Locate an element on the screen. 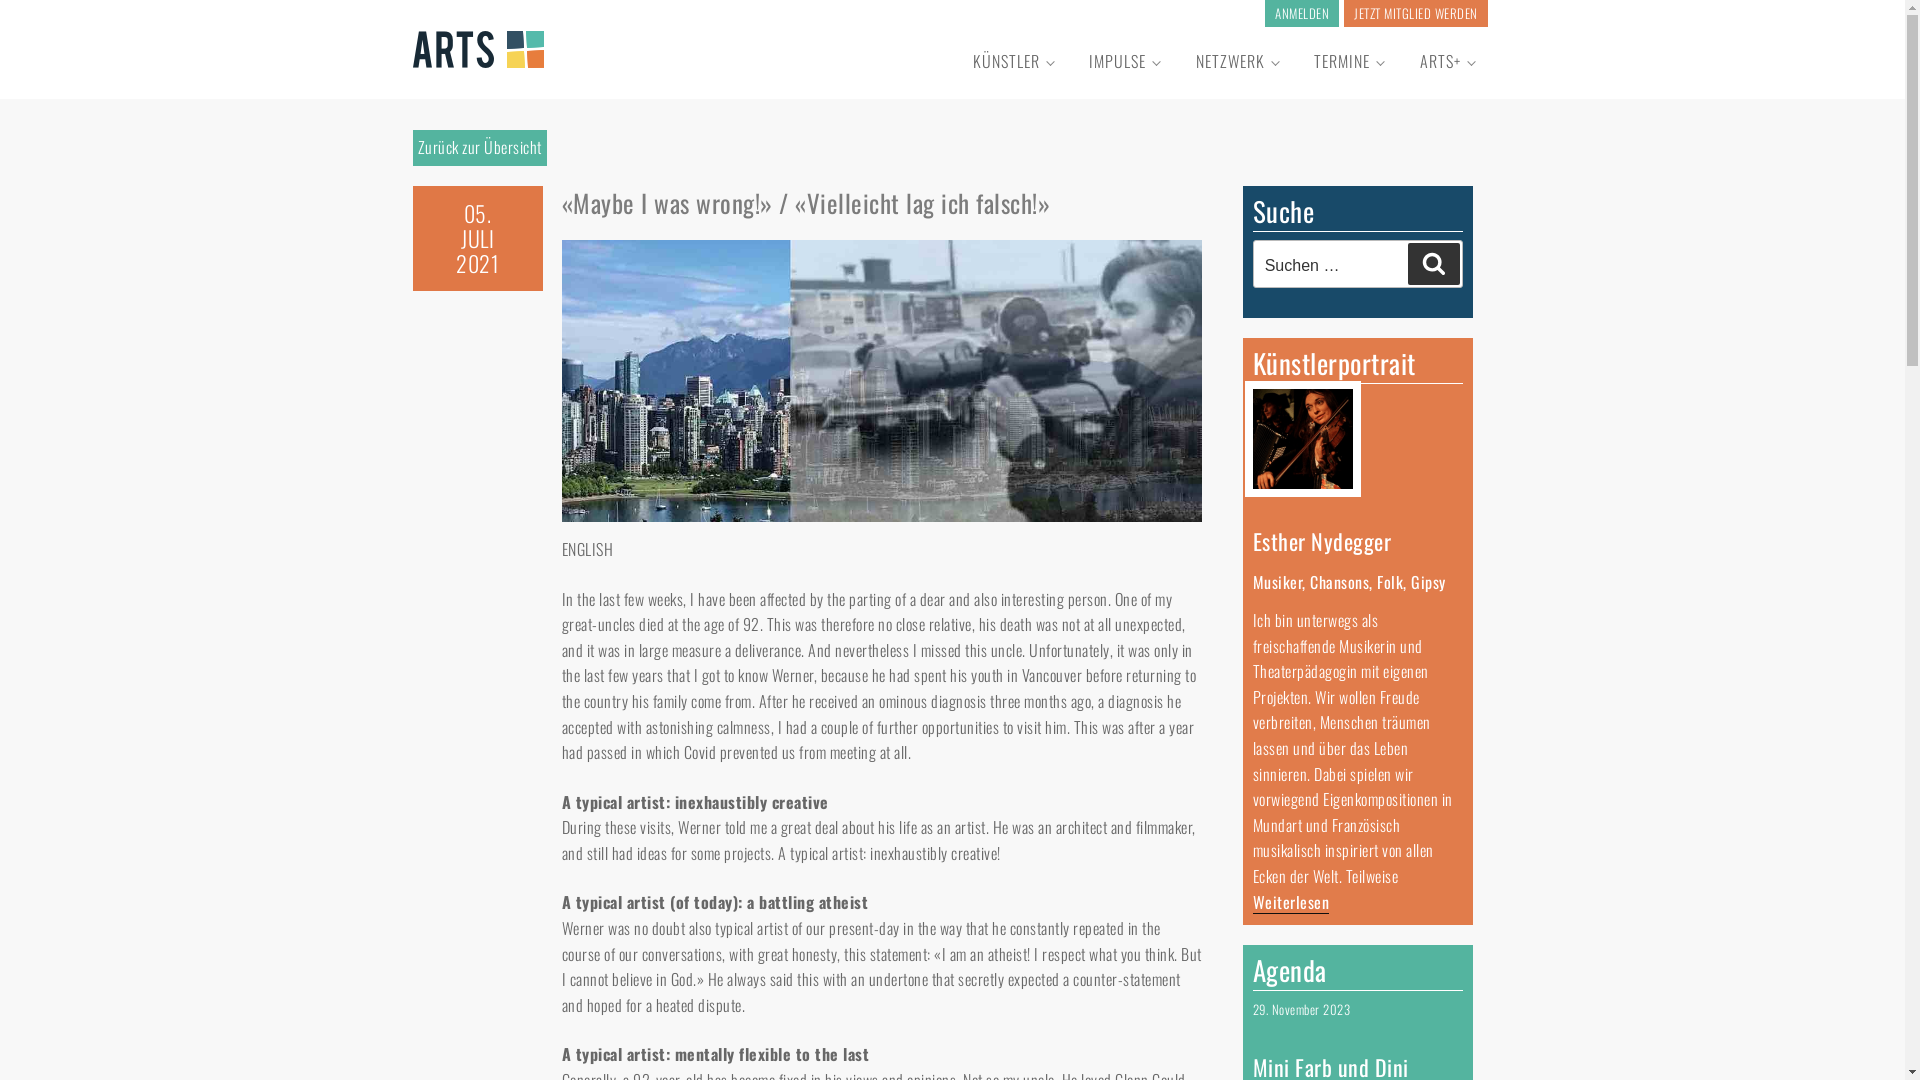  'ANMELDEN' is located at coordinates (1301, 13).